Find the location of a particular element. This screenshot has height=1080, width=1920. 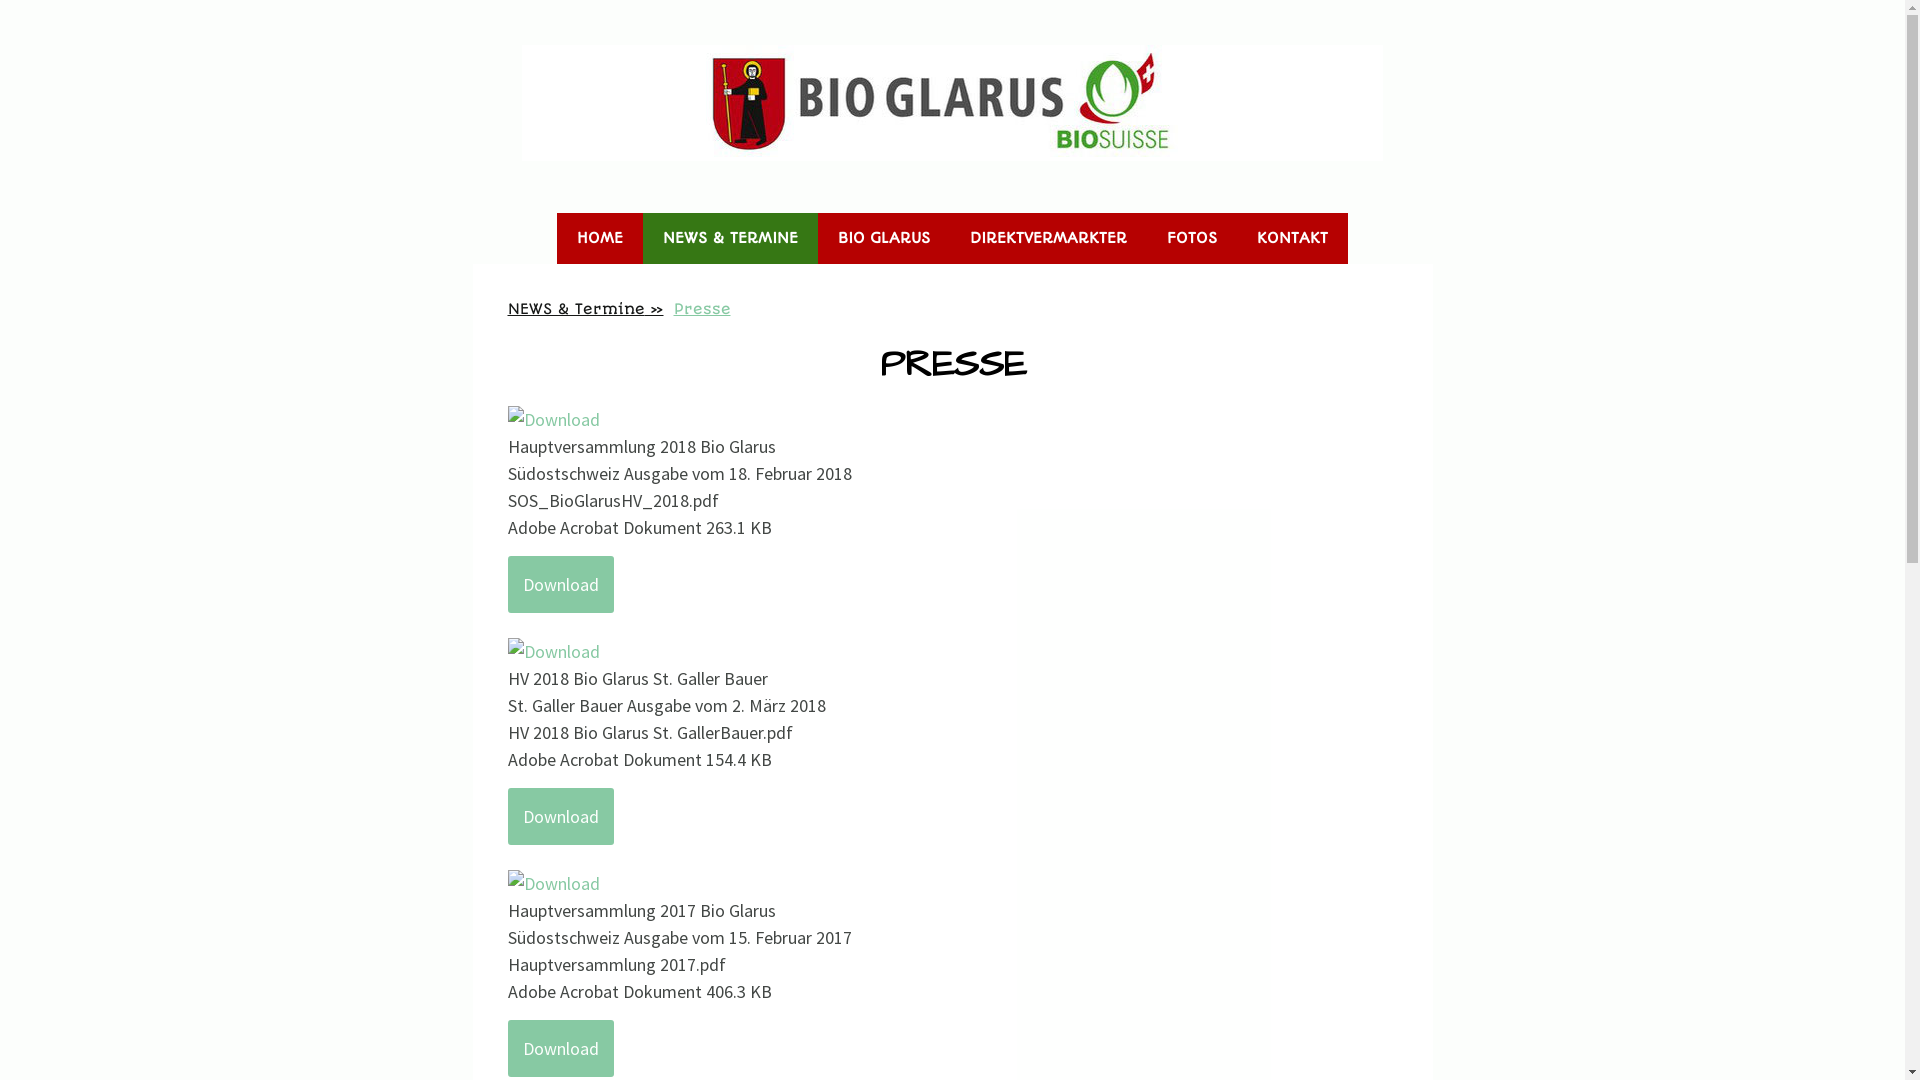

'HOME' is located at coordinates (599, 237).